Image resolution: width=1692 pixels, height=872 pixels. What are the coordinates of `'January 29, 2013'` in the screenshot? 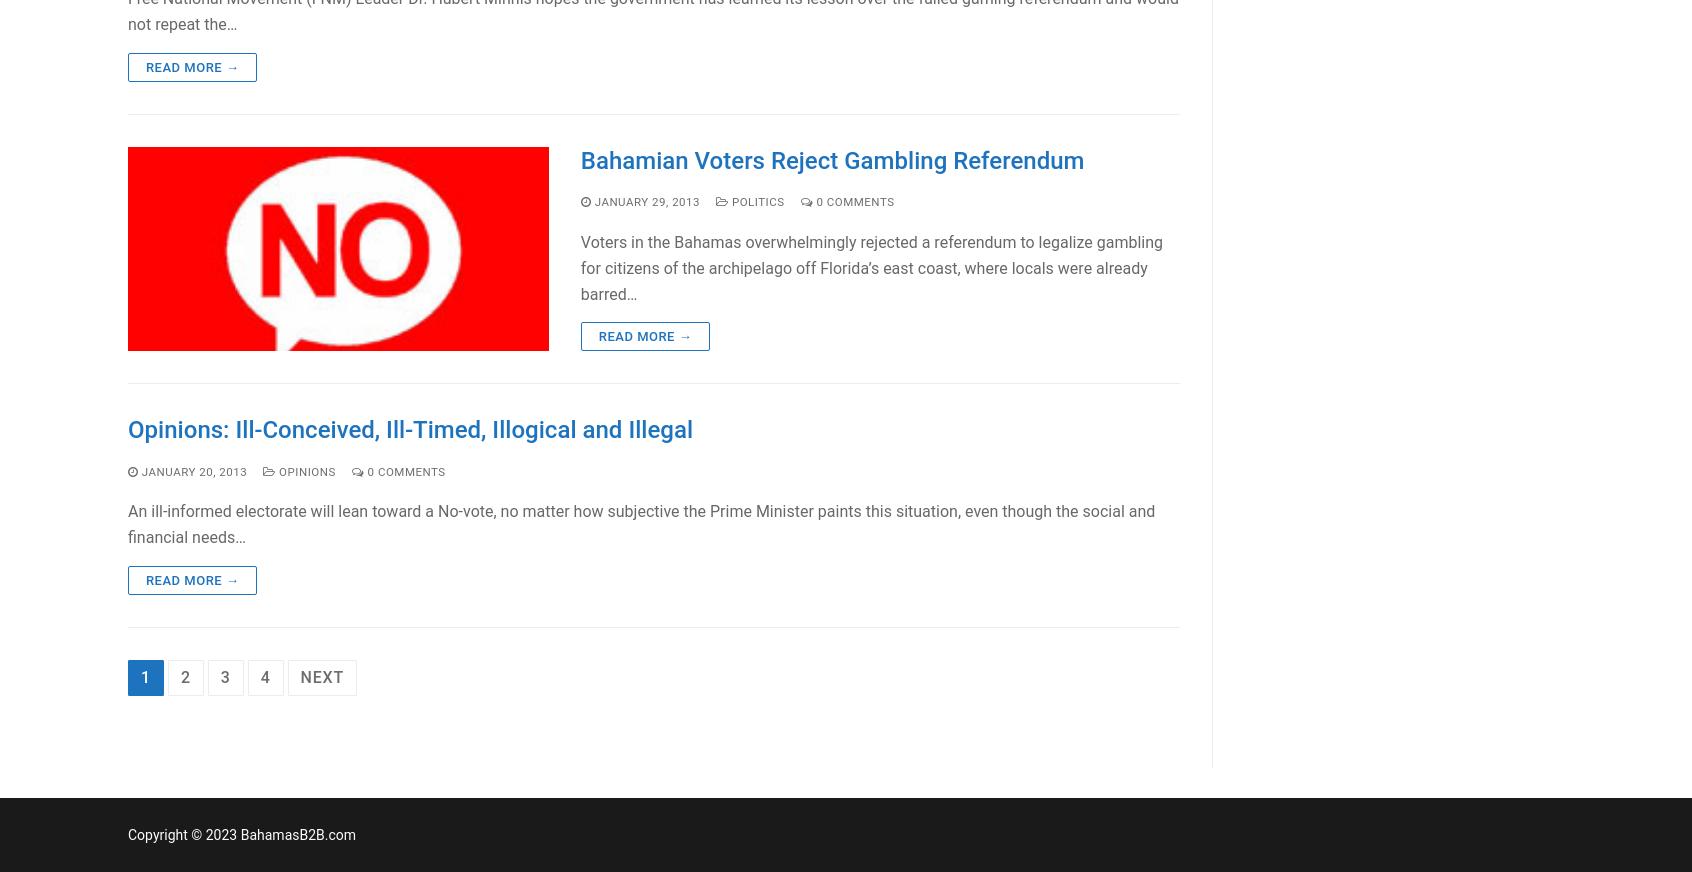 It's located at (647, 200).